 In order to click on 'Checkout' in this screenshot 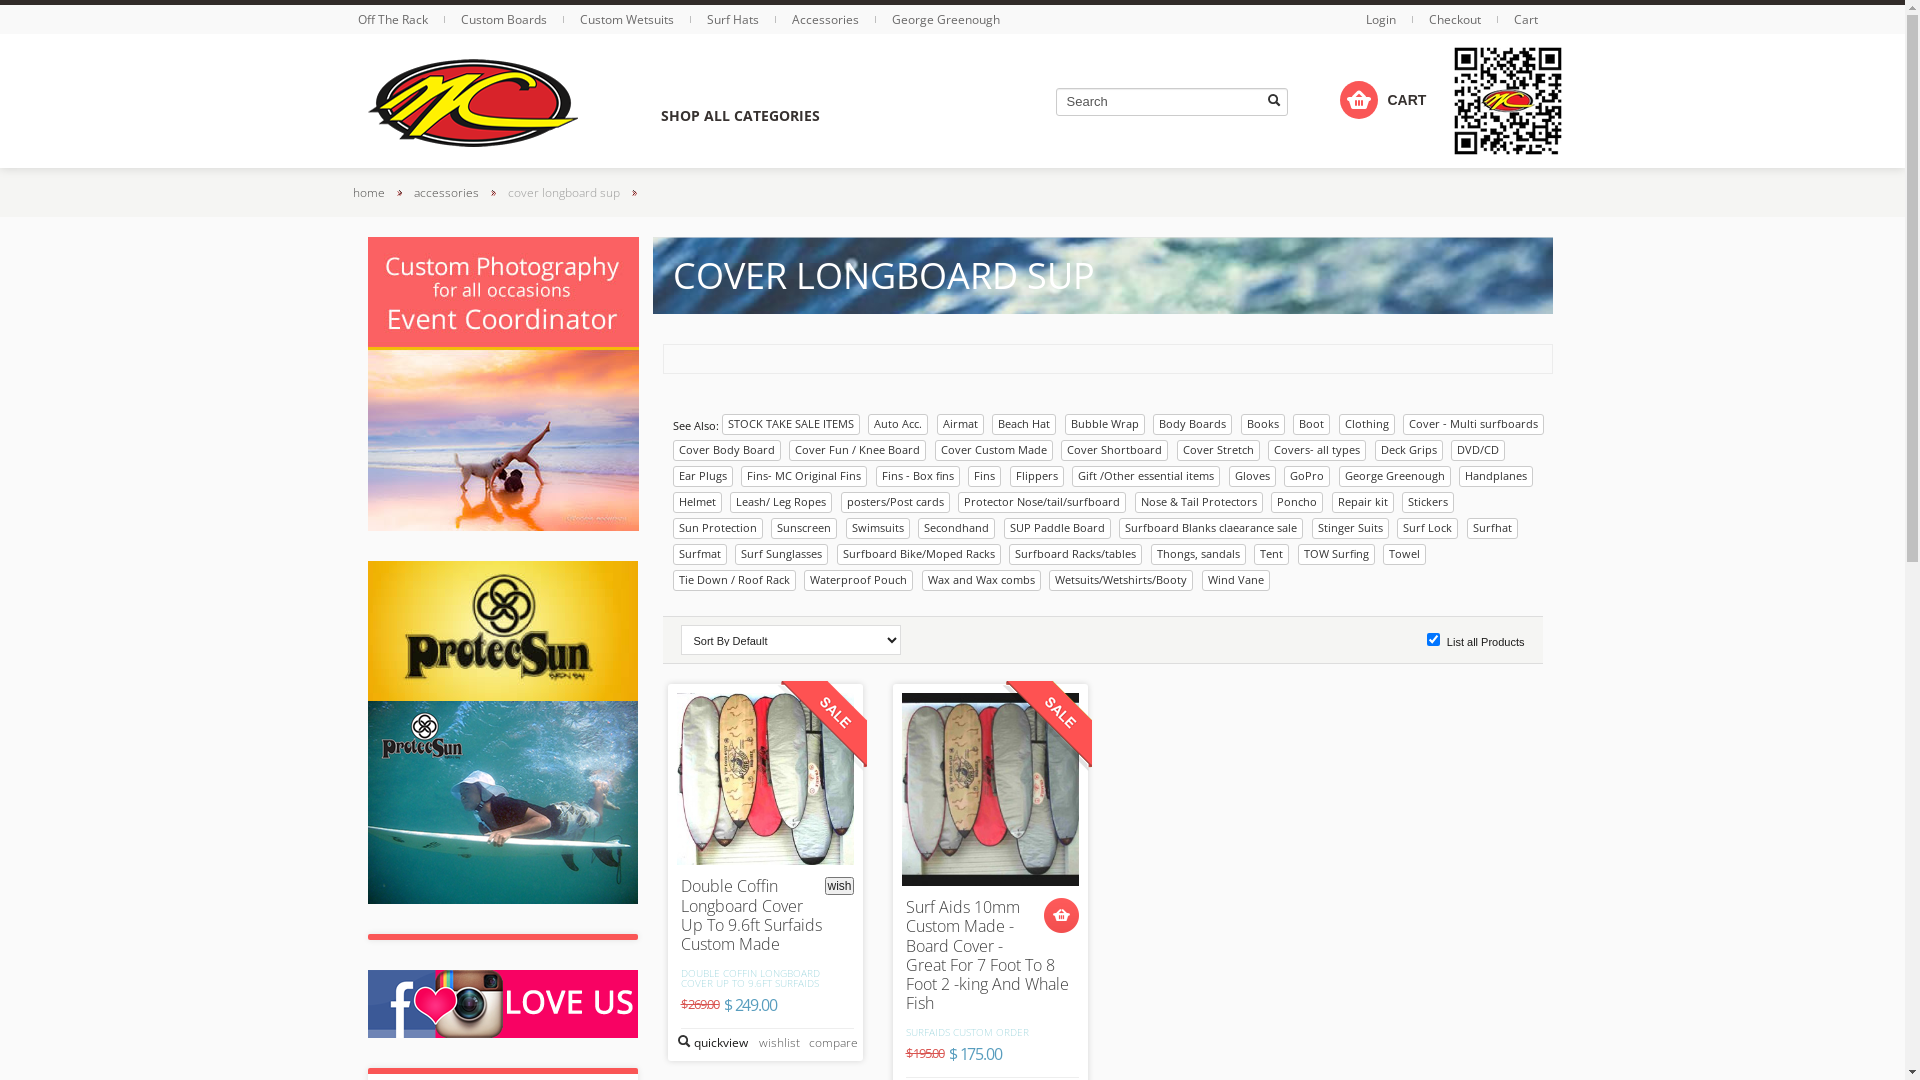, I will do `click(1454, 19)`.